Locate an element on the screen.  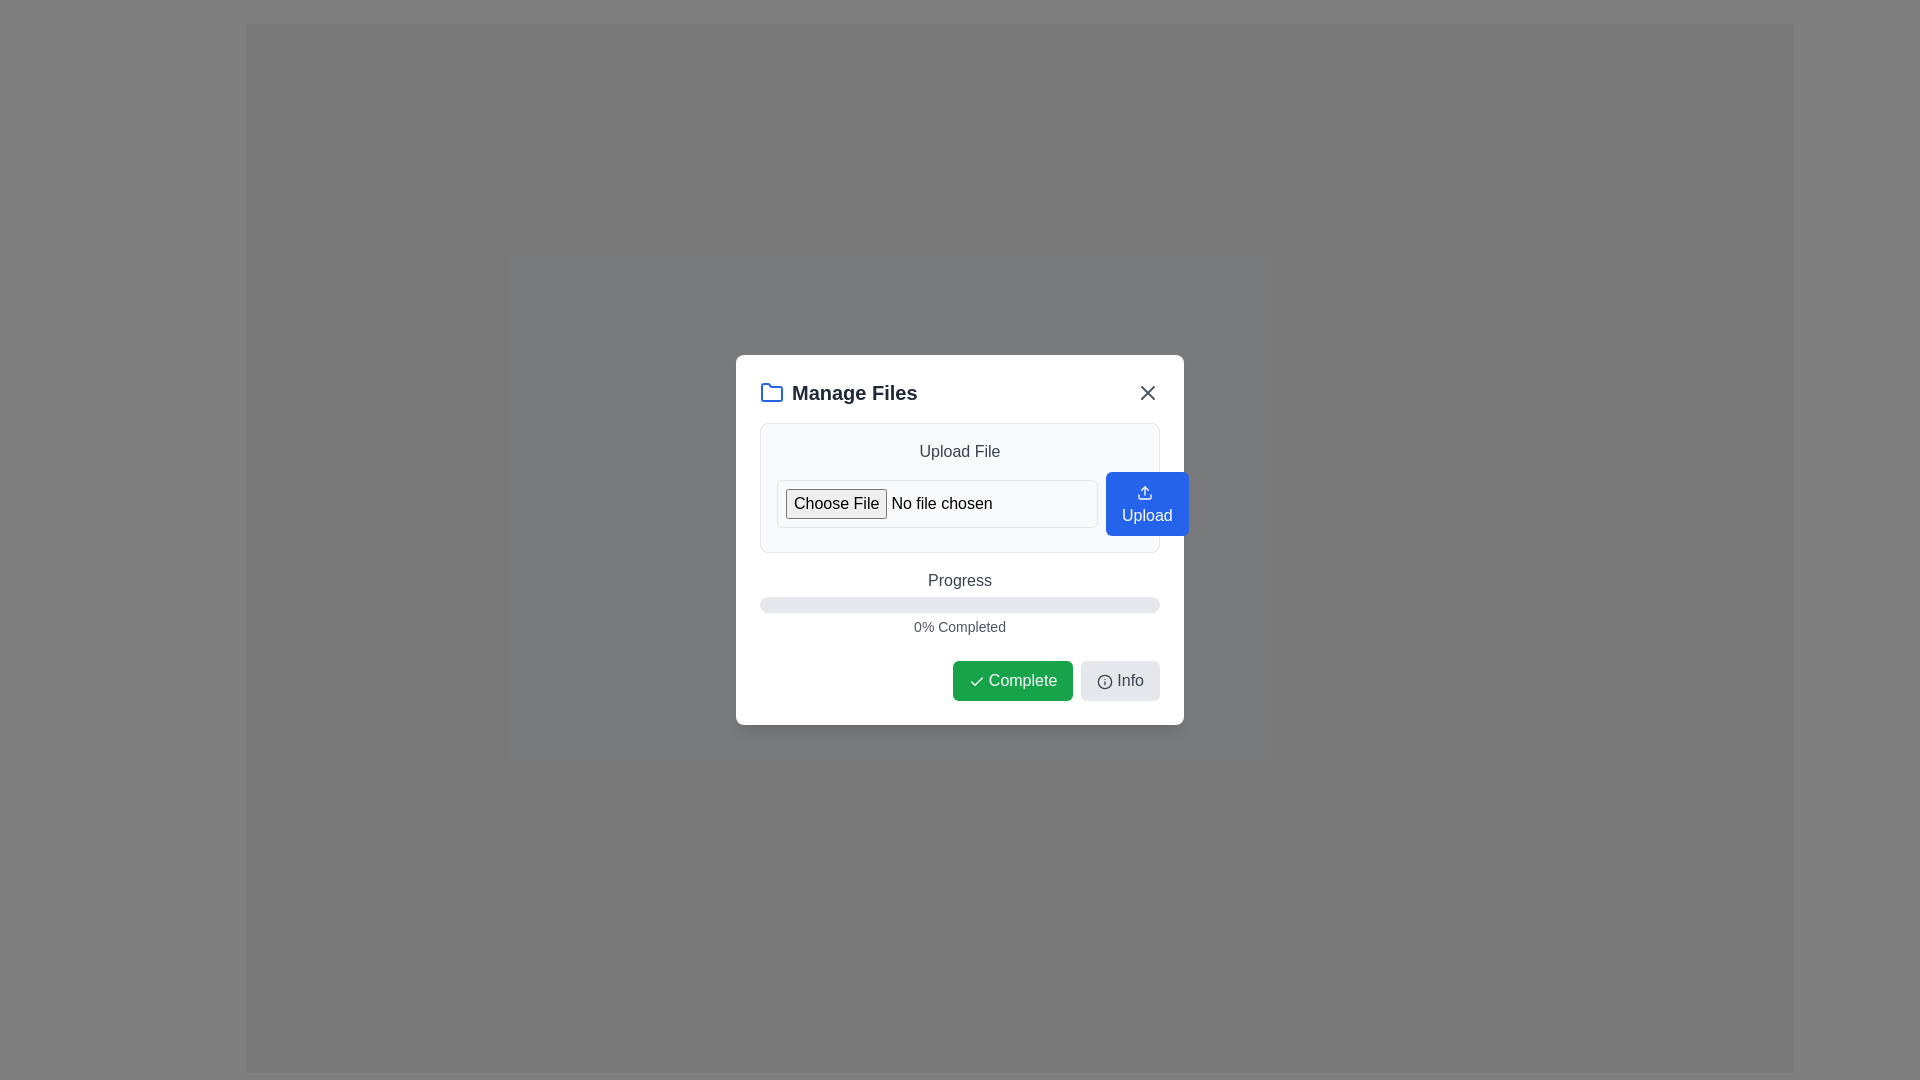
the checkmark icon inside the 'Complete' button is located at coordinates (976, 680).